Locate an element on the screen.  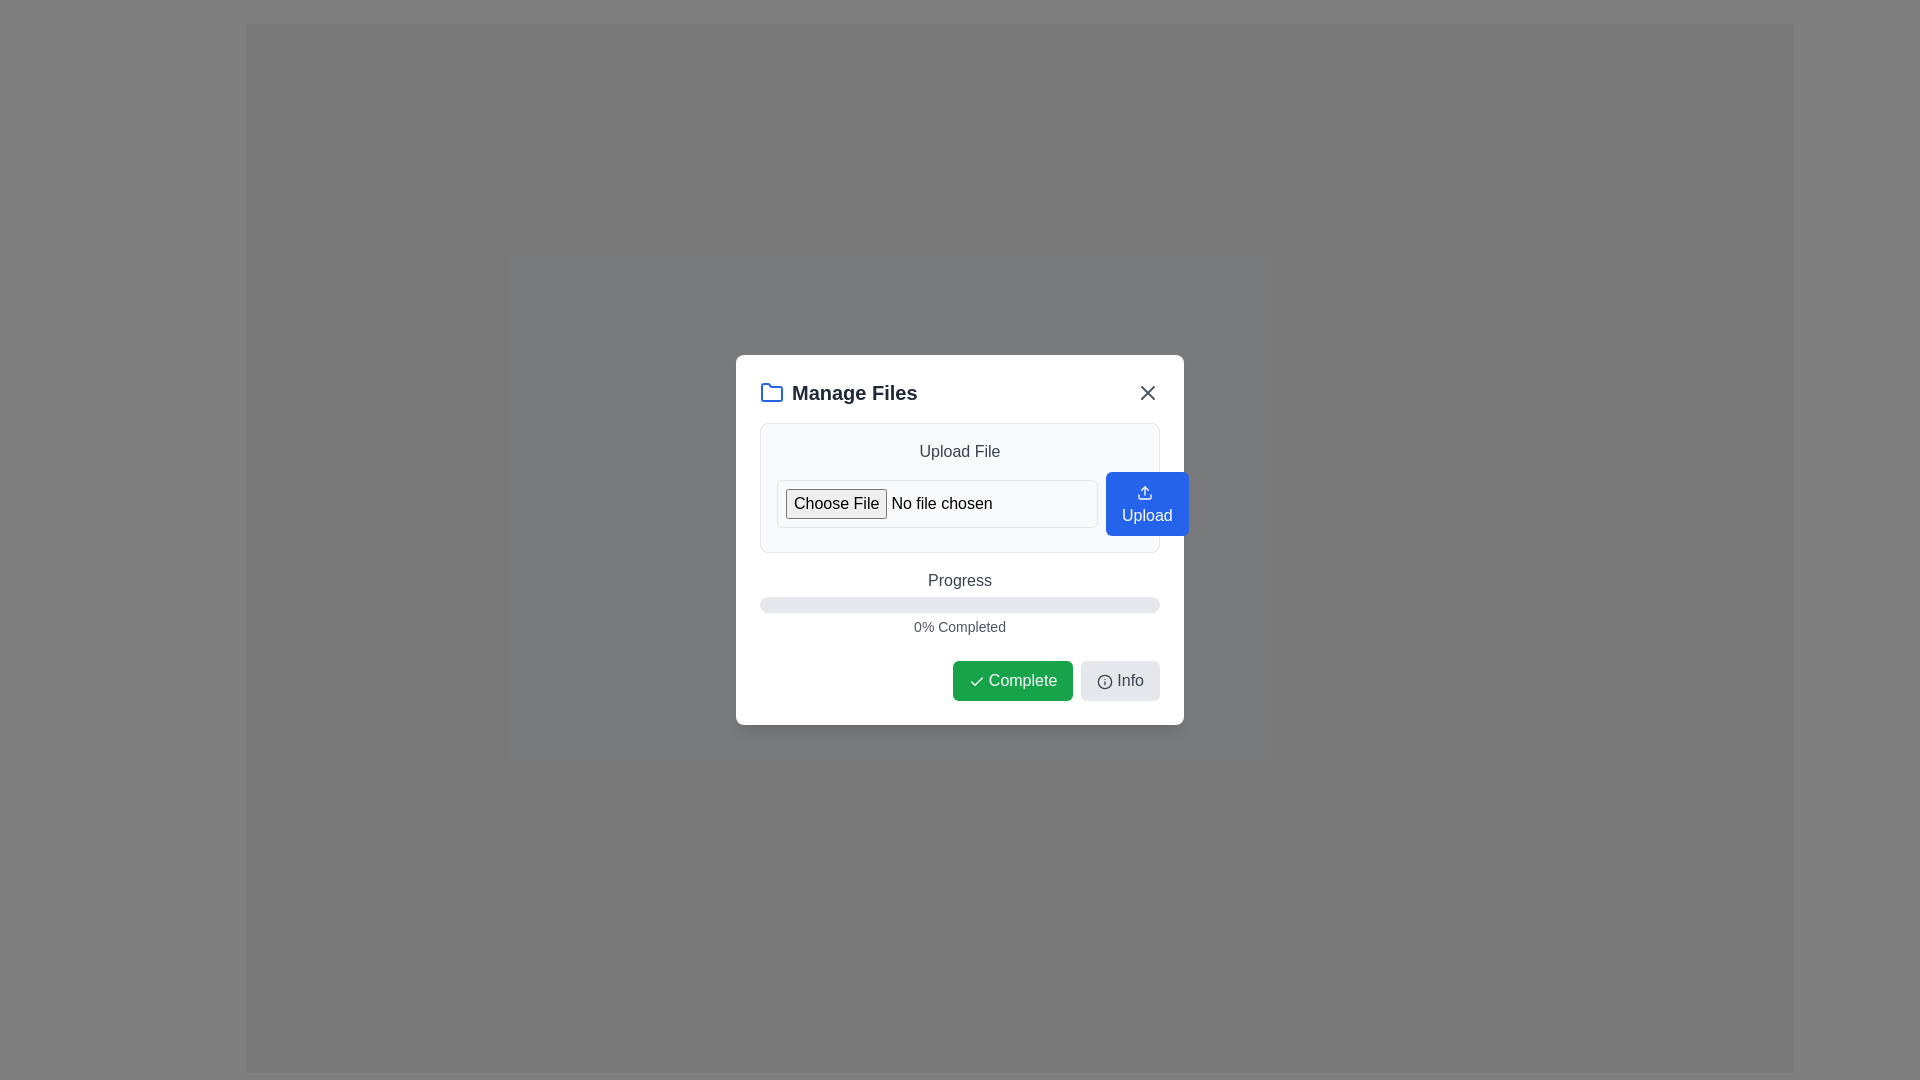
the checkmark icon inside the 'Complete' button is located at coordinates (976, 680).